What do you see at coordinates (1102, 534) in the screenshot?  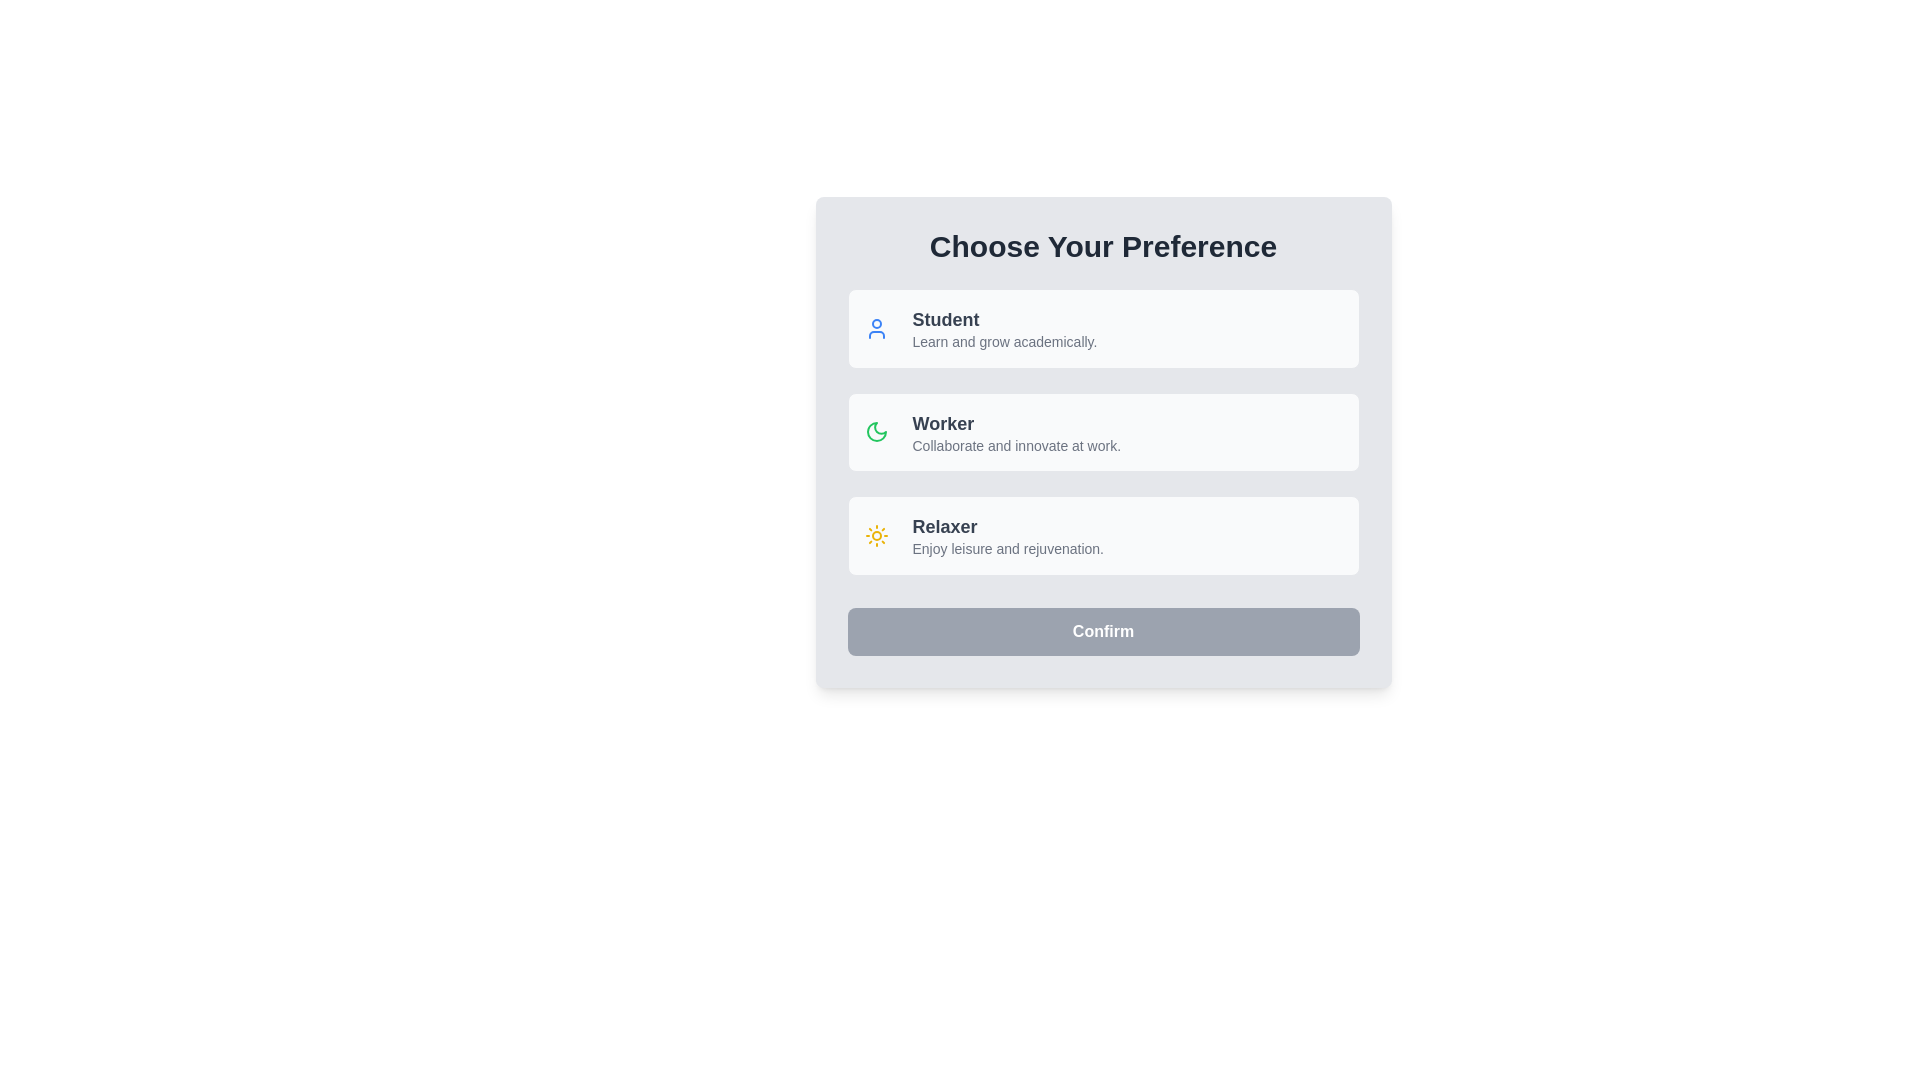 I see `the 'Relaxer' clickable card using keyboard navigation` at bounding box center [1102, 534].